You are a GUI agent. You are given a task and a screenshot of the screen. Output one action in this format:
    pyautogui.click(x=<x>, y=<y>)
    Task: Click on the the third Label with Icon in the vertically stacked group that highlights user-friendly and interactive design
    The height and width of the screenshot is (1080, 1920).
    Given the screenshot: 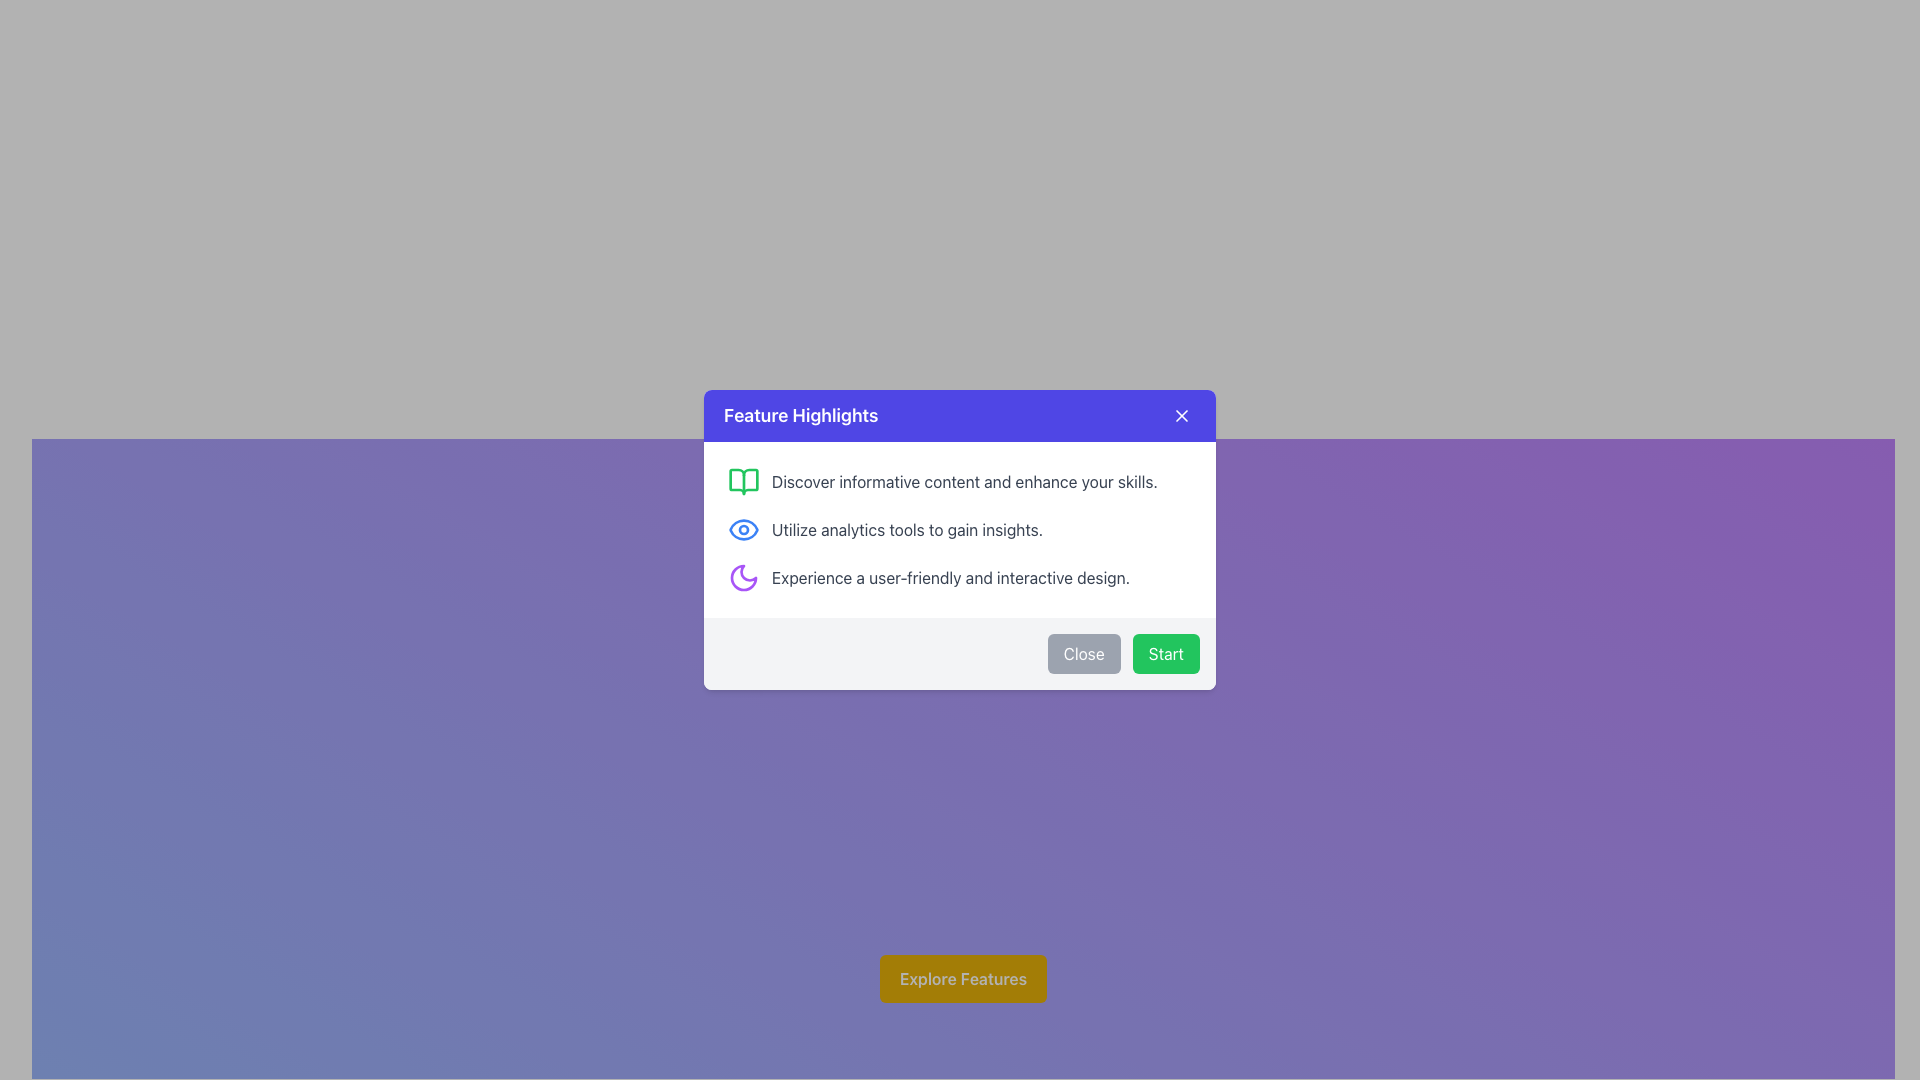 What is the action you would take?
    pyautogui.click(x=960, y=578)
    